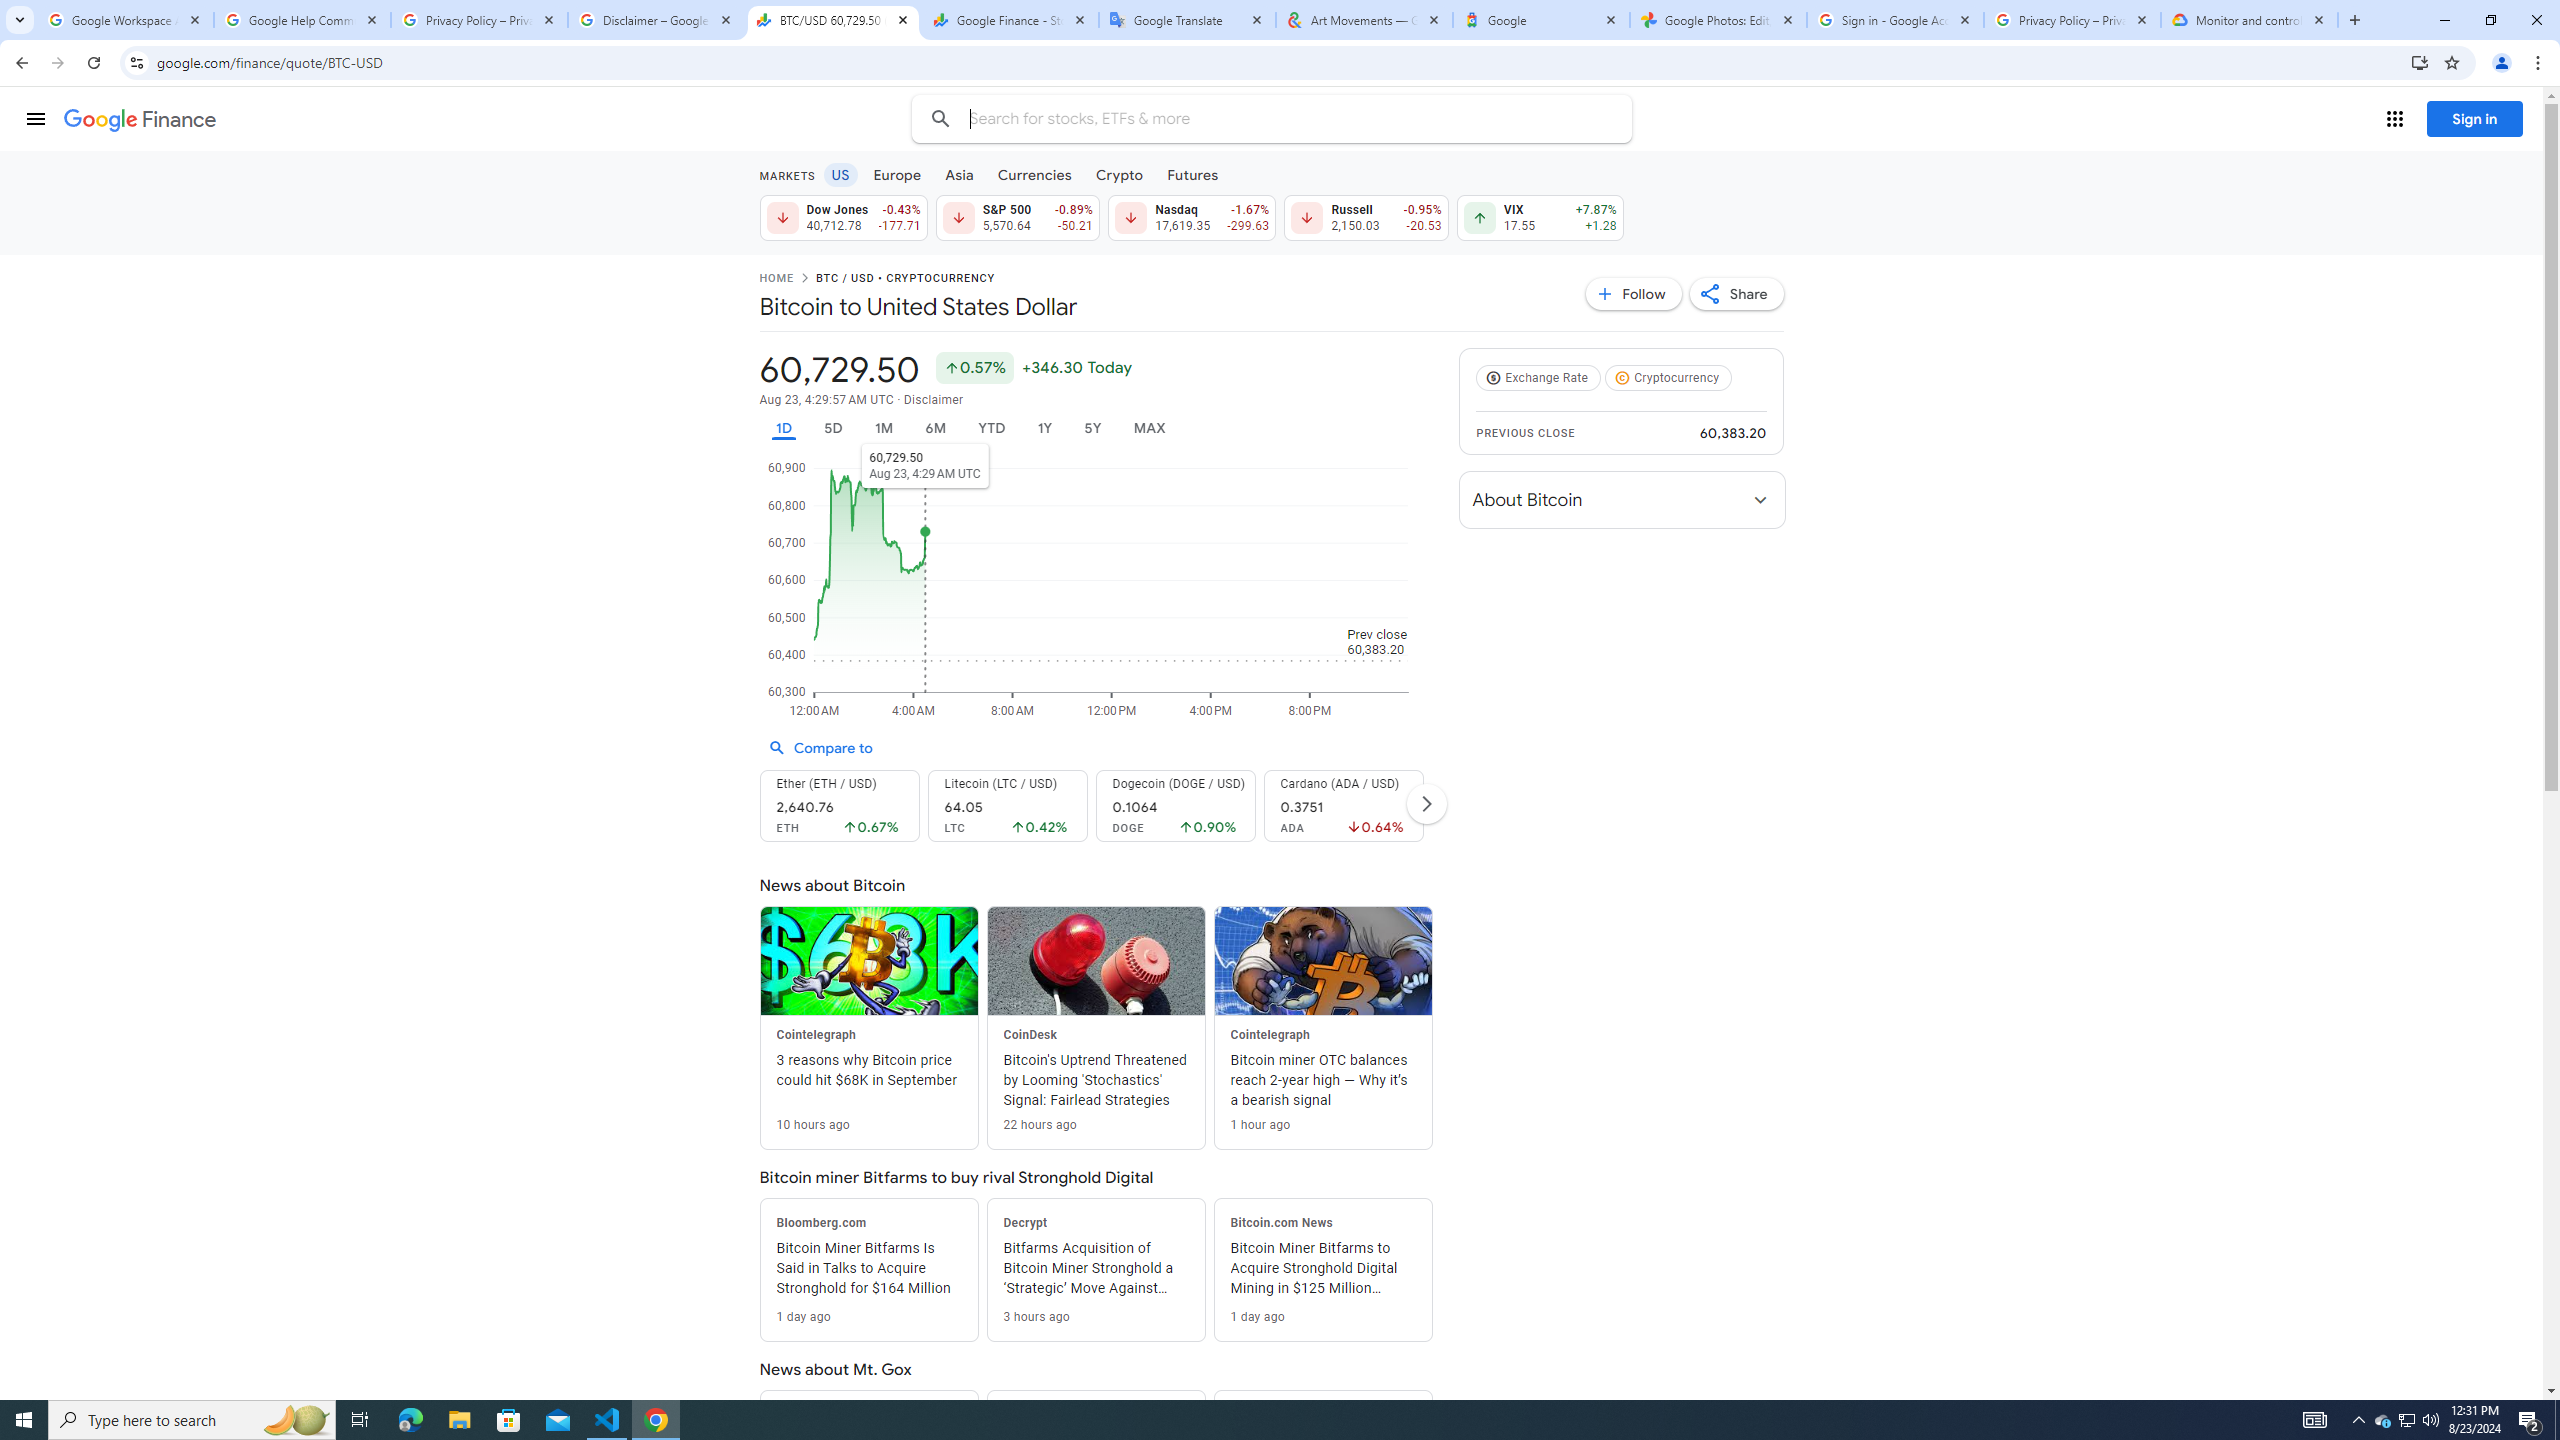  Describe the element at coordinates (1736, 292) in the screenshot. I see `'Share'` at that location.